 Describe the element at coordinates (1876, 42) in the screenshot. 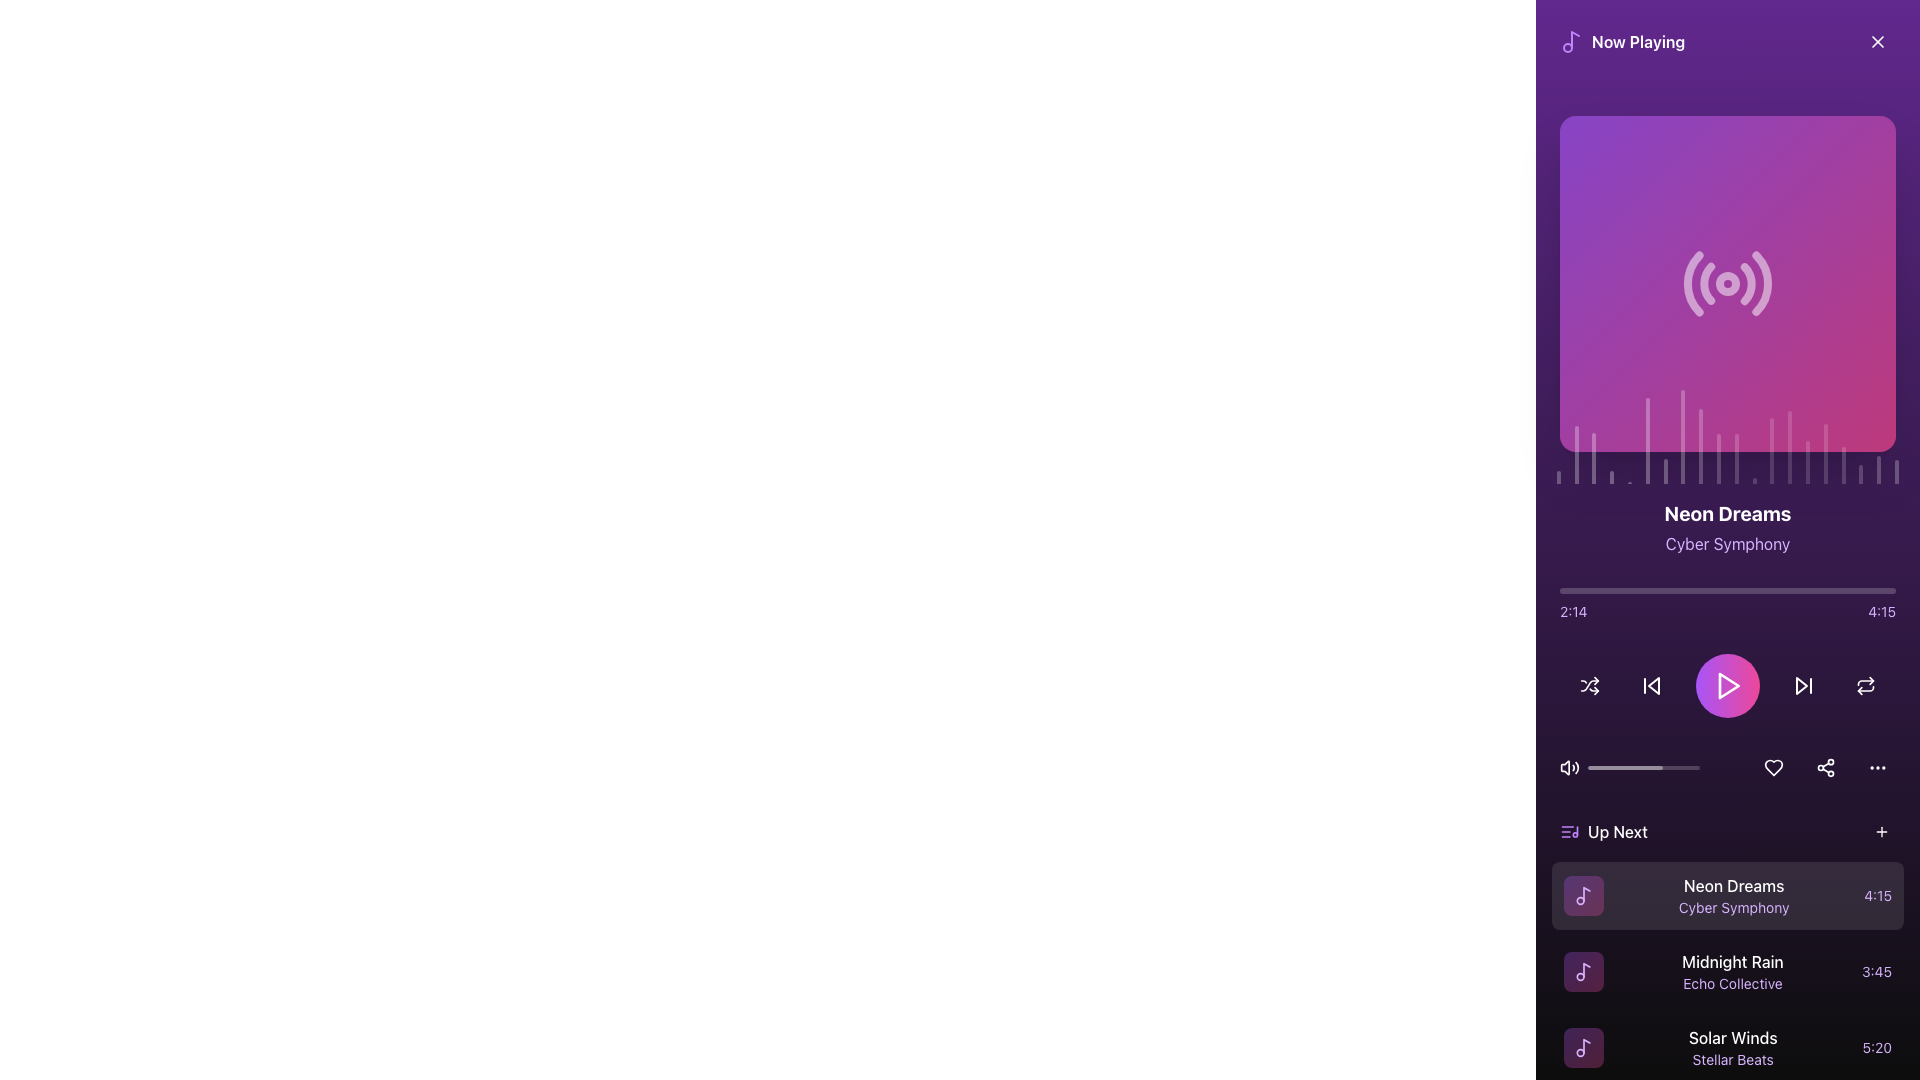

I see `the close button (X icon) located at the top-right corner of the purple interface panel` at that location.